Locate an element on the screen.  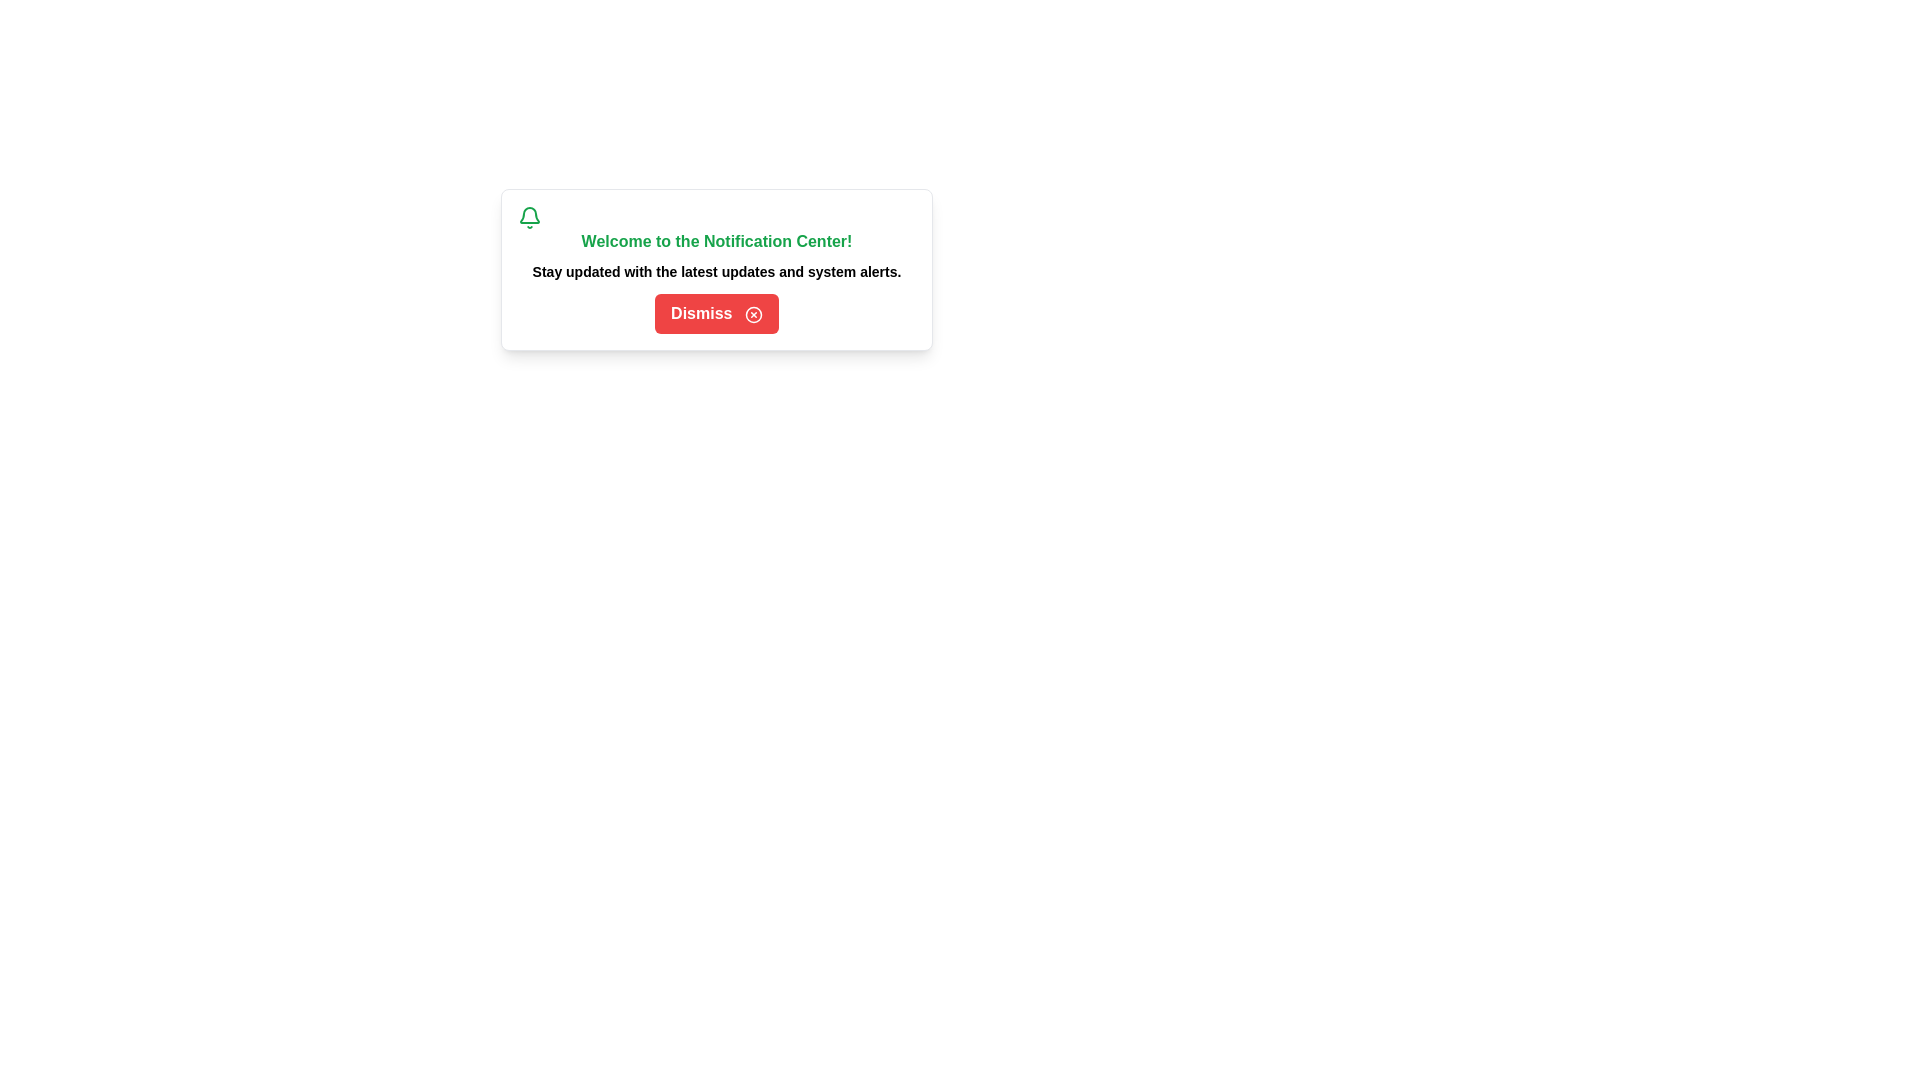
the notification bell icon to reveal hidden interactions is located at coordinates (529, 218).